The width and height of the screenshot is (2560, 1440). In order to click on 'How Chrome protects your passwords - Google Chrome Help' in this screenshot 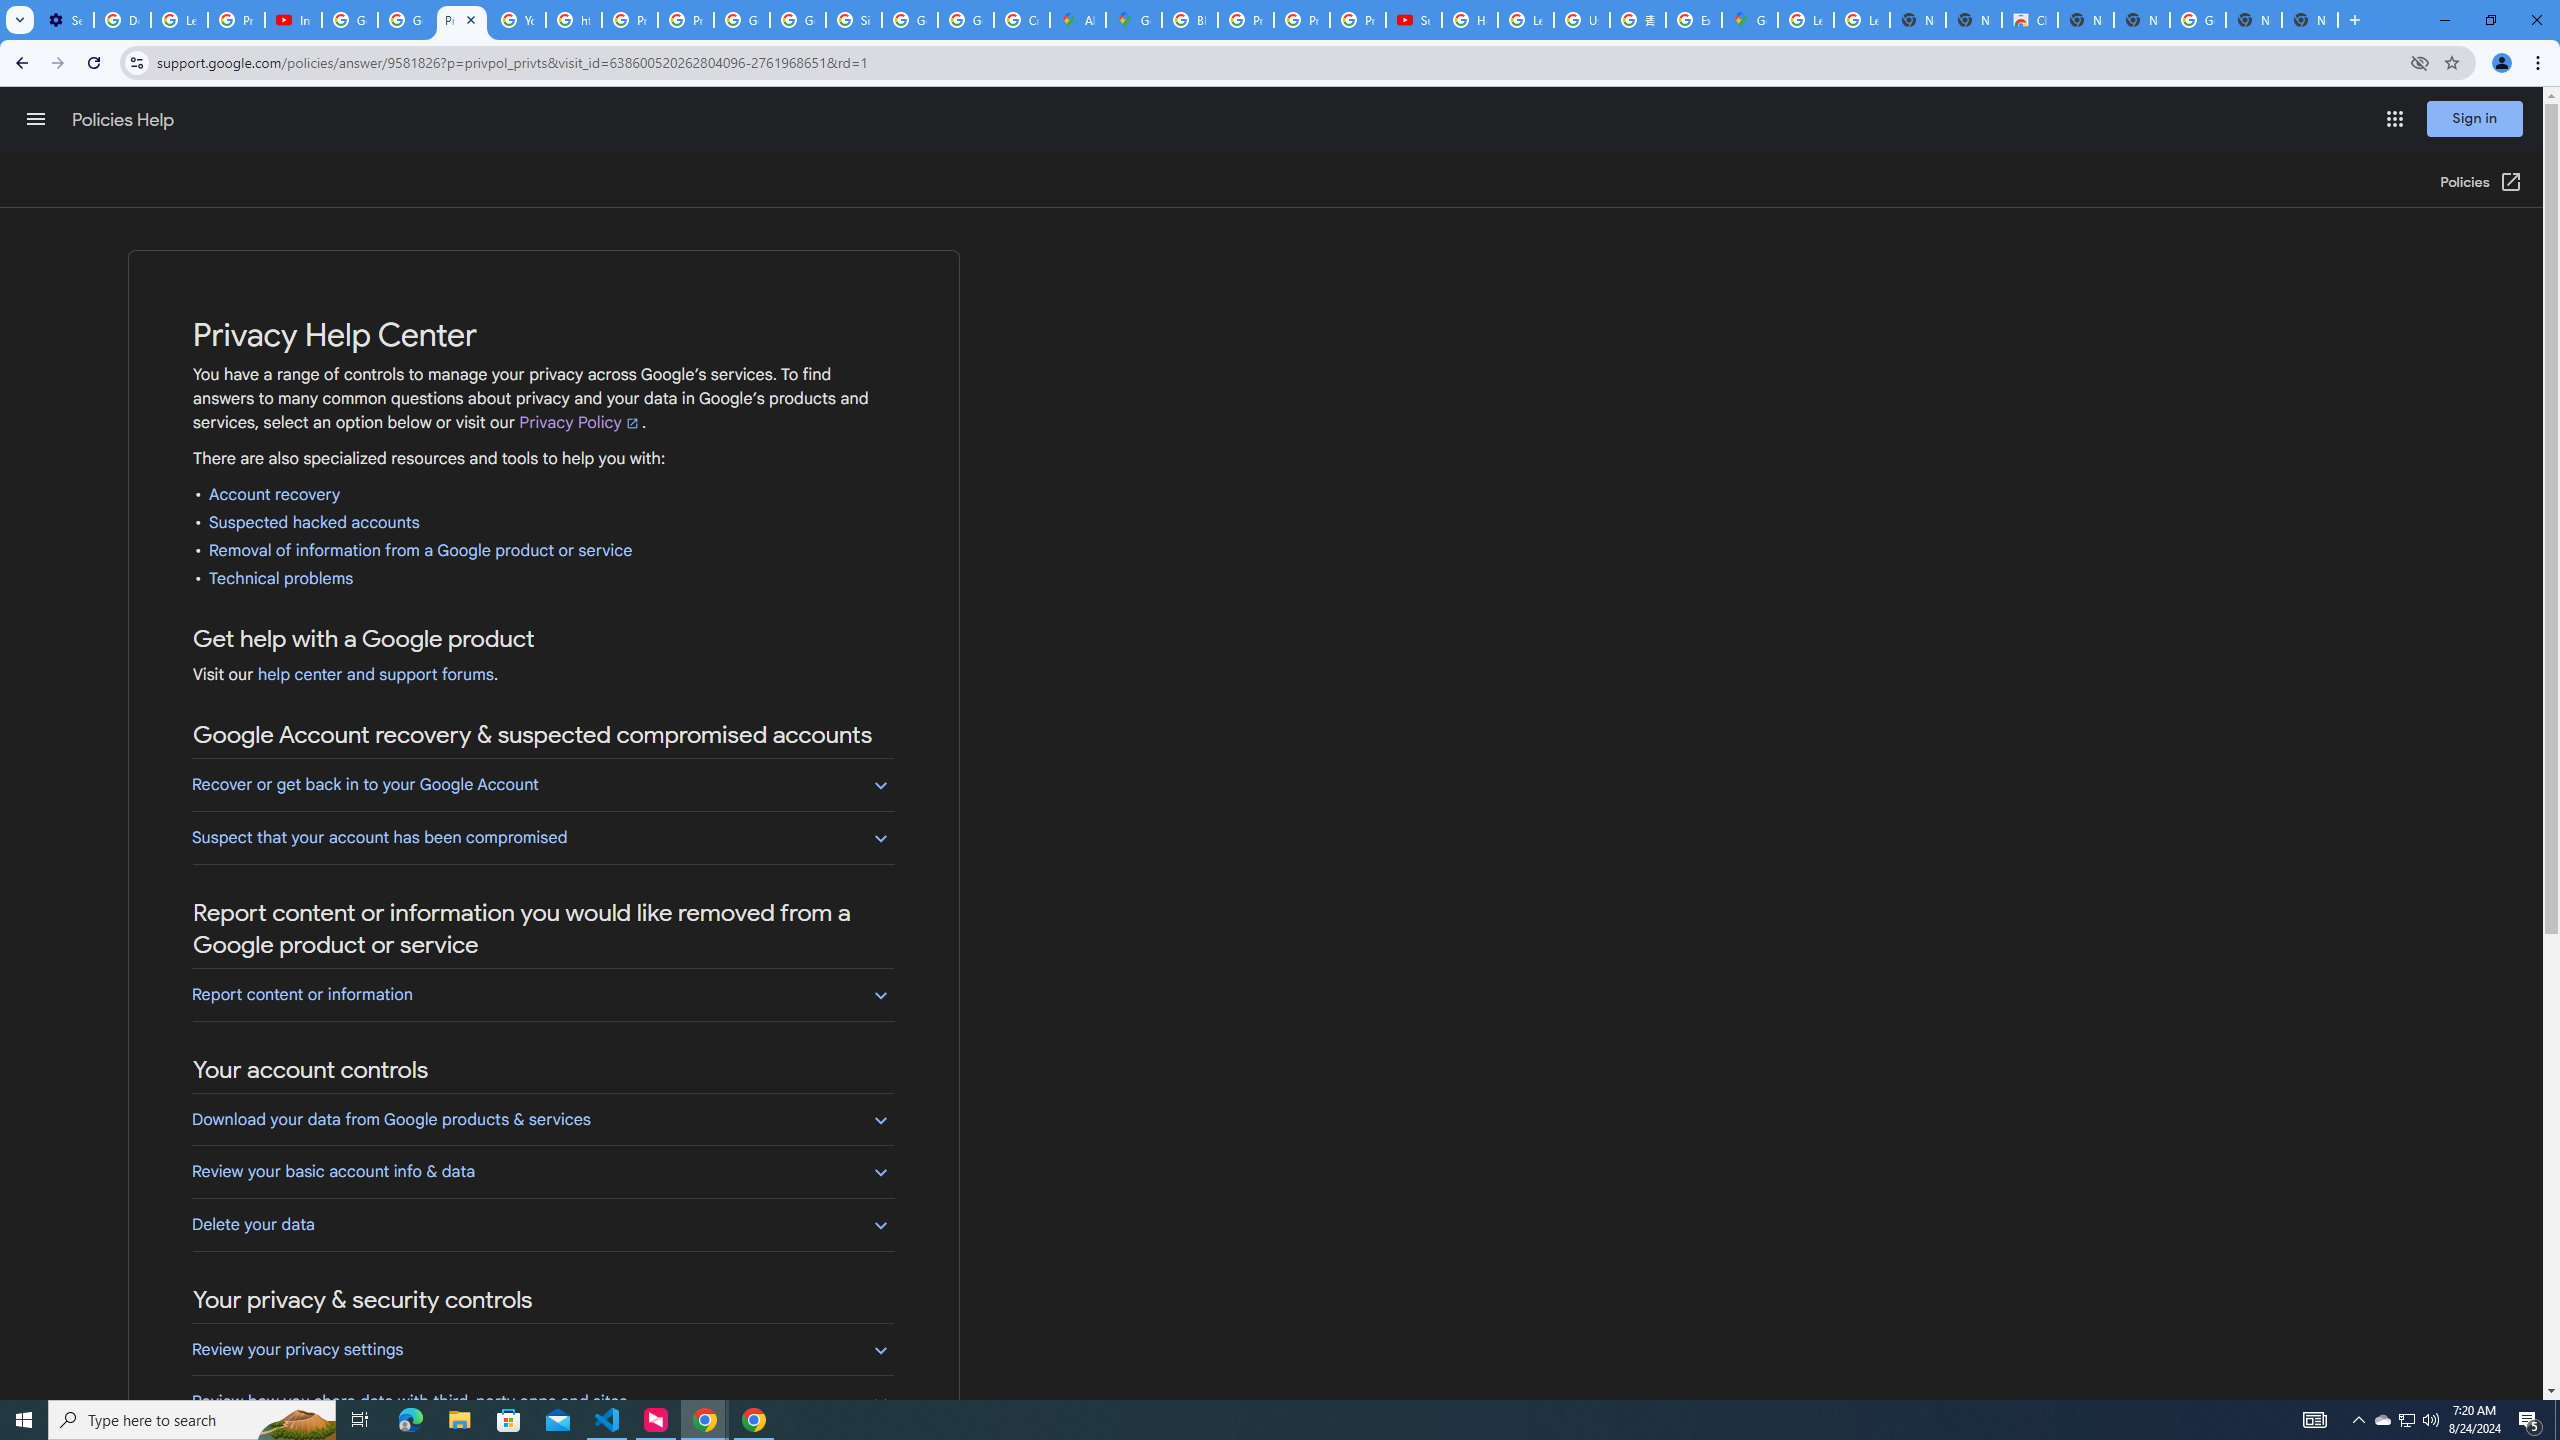, I will do `click(1469, 19)`.